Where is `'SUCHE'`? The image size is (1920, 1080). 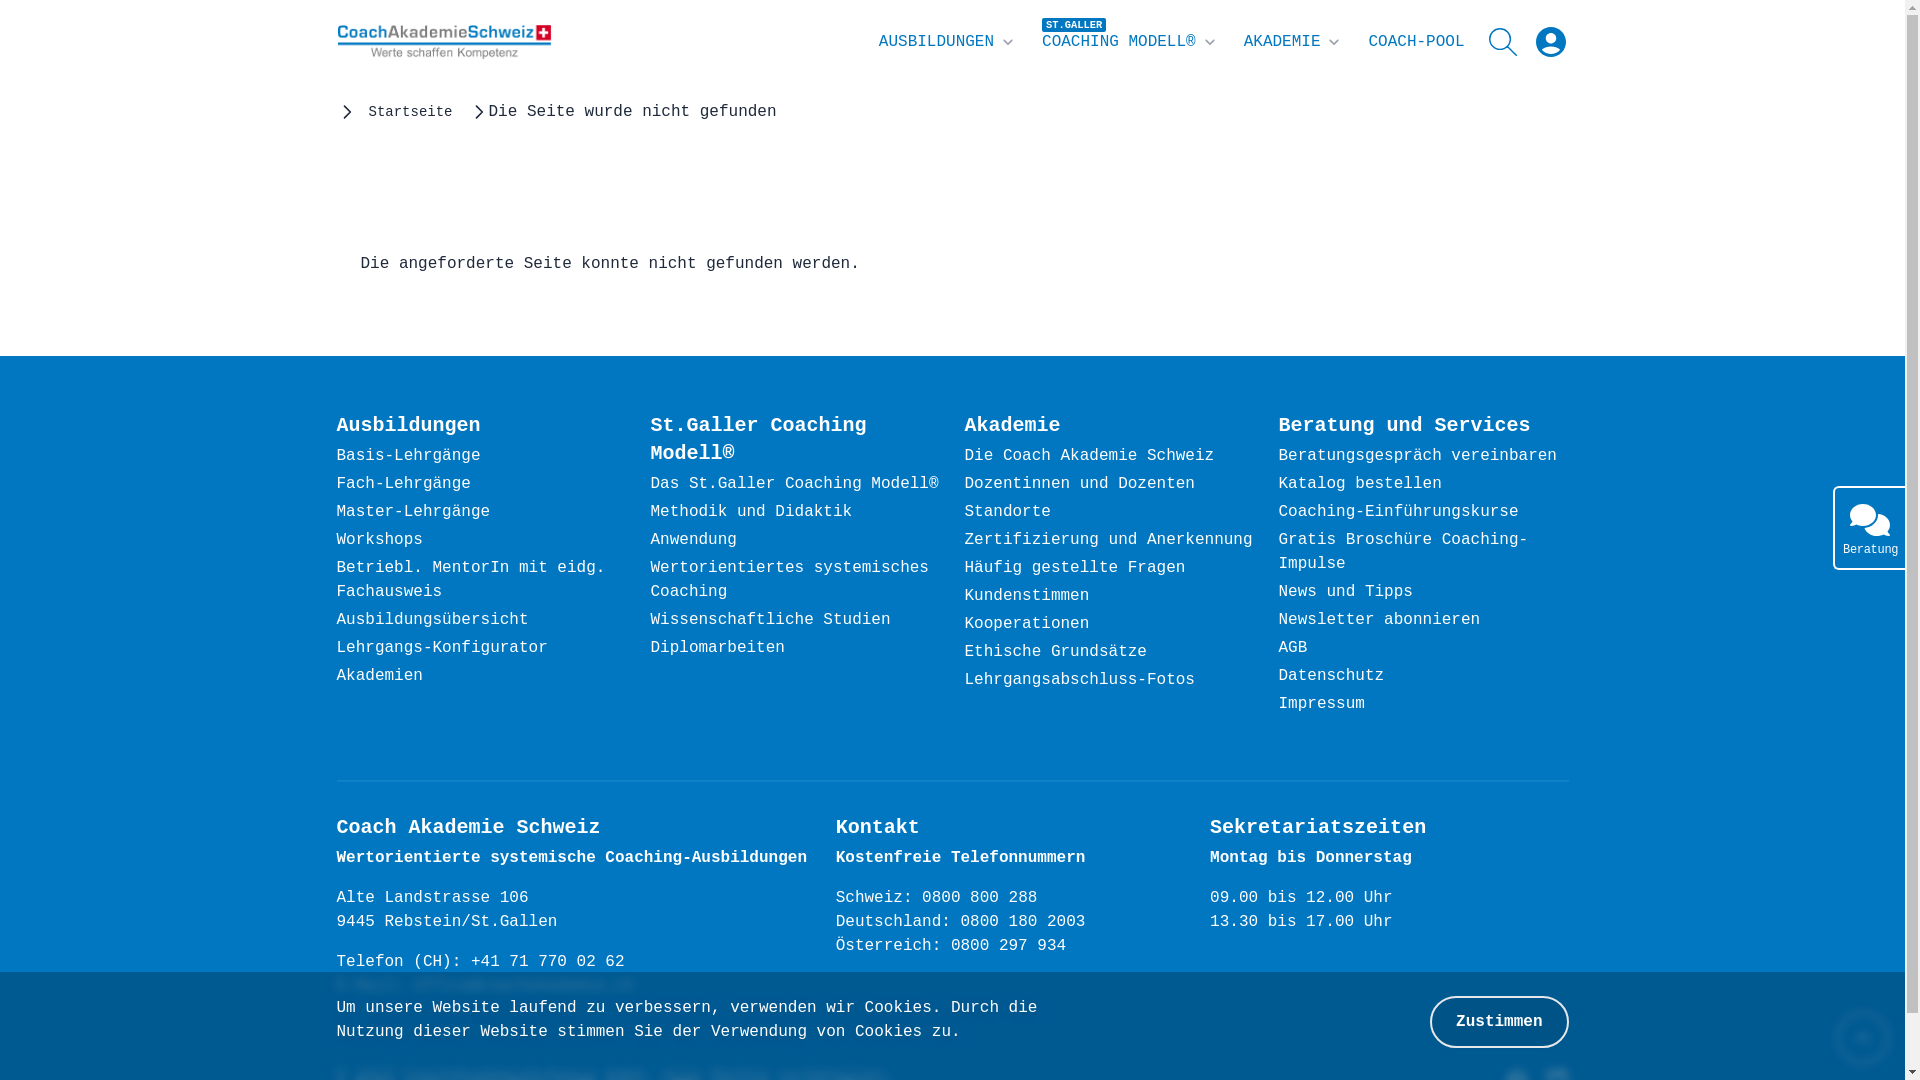 'SUCHE' is located at coordinates (1506, 42).